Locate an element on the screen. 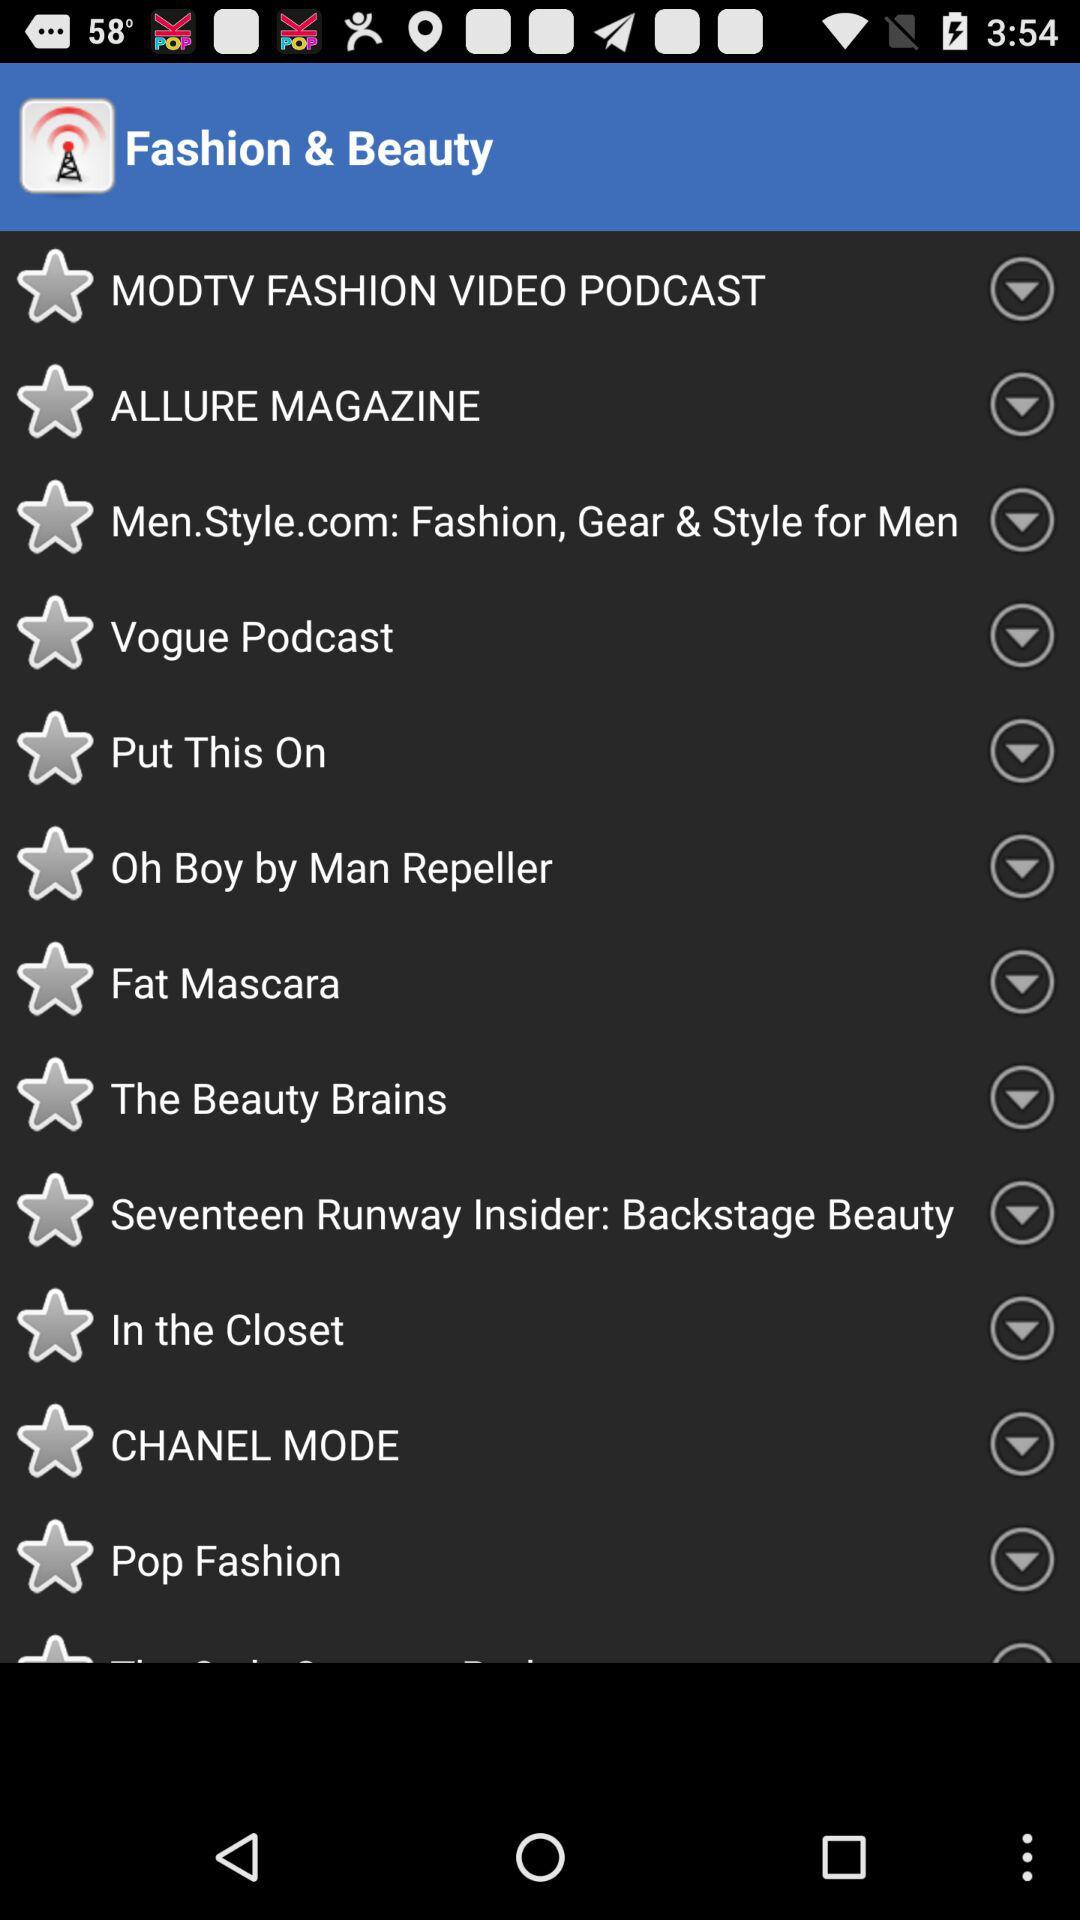 The width and height of the screenshot is (1080, 1920). the app below the pop fashion item is located at coordinates (536, 1639).